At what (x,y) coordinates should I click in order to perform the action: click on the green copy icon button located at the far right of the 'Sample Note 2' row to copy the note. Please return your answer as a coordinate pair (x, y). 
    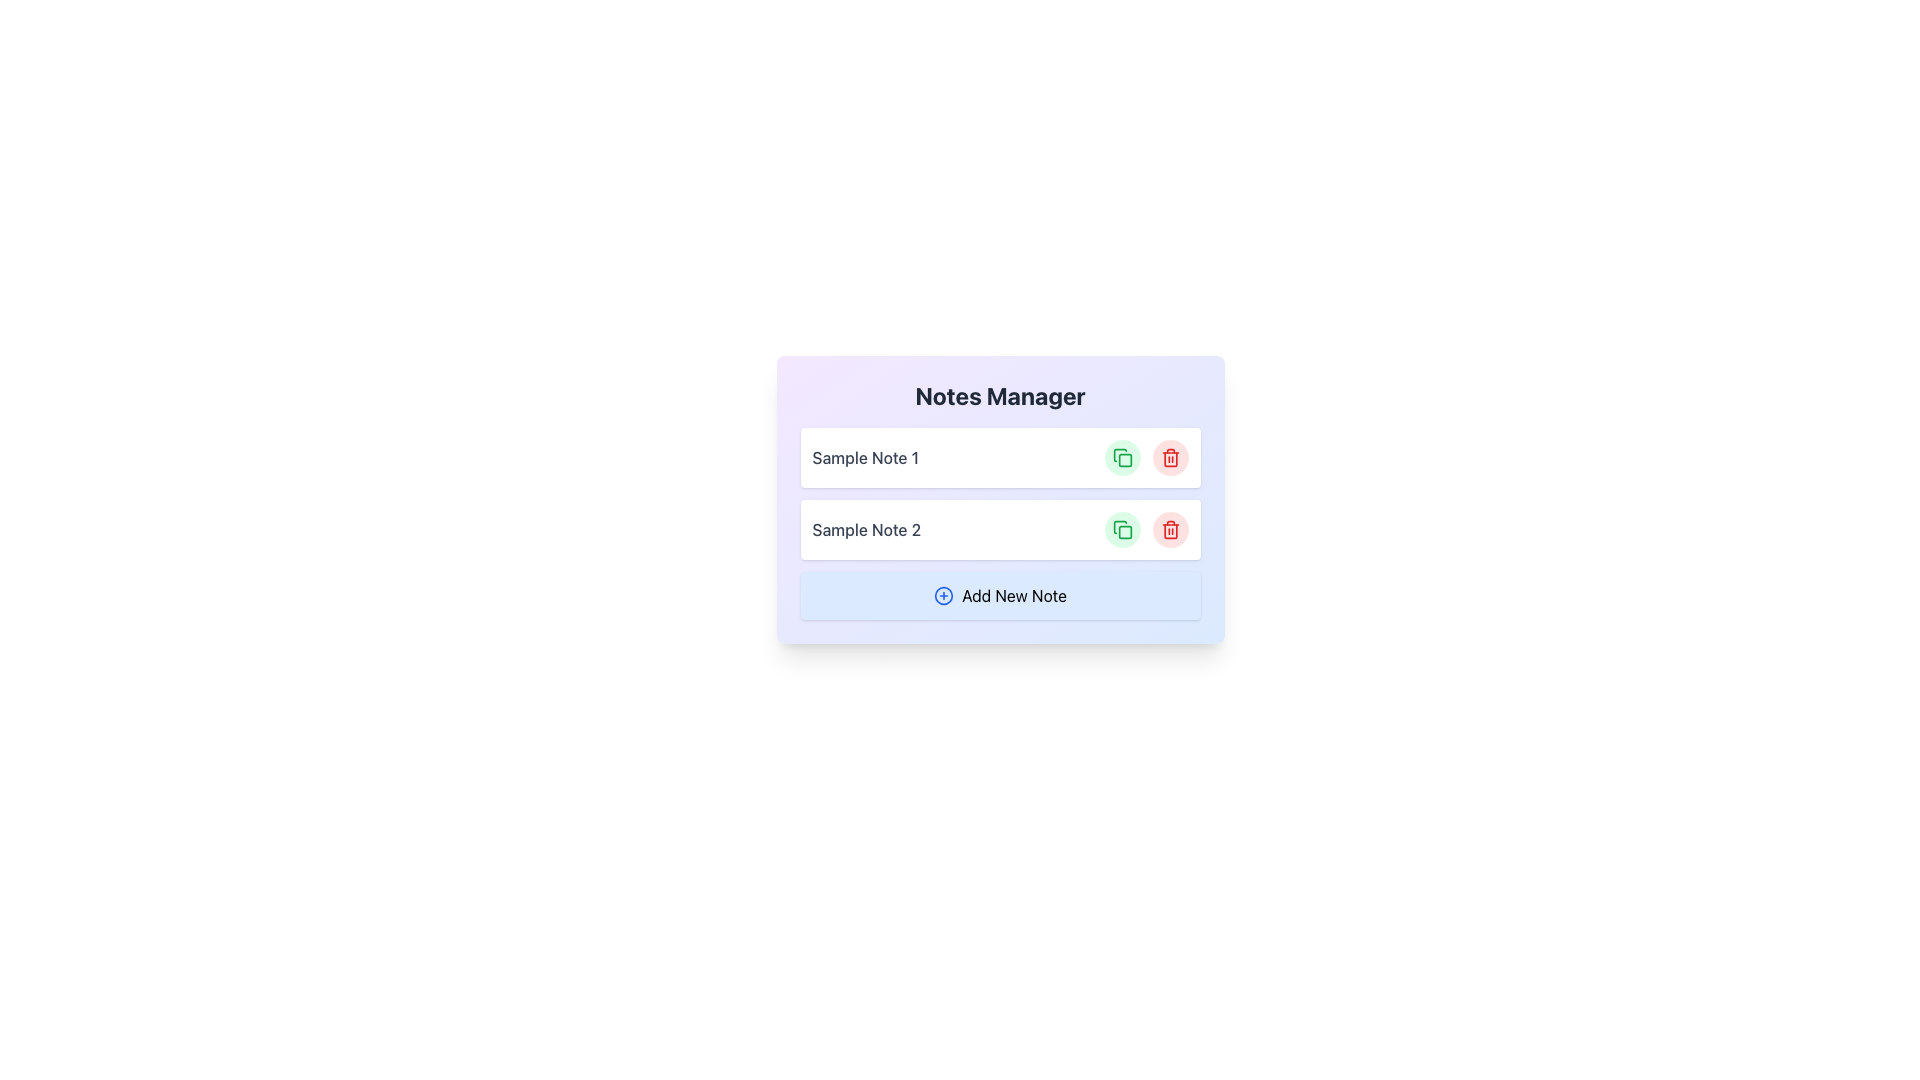
    Looking at the image, I should click on (1122, 528).